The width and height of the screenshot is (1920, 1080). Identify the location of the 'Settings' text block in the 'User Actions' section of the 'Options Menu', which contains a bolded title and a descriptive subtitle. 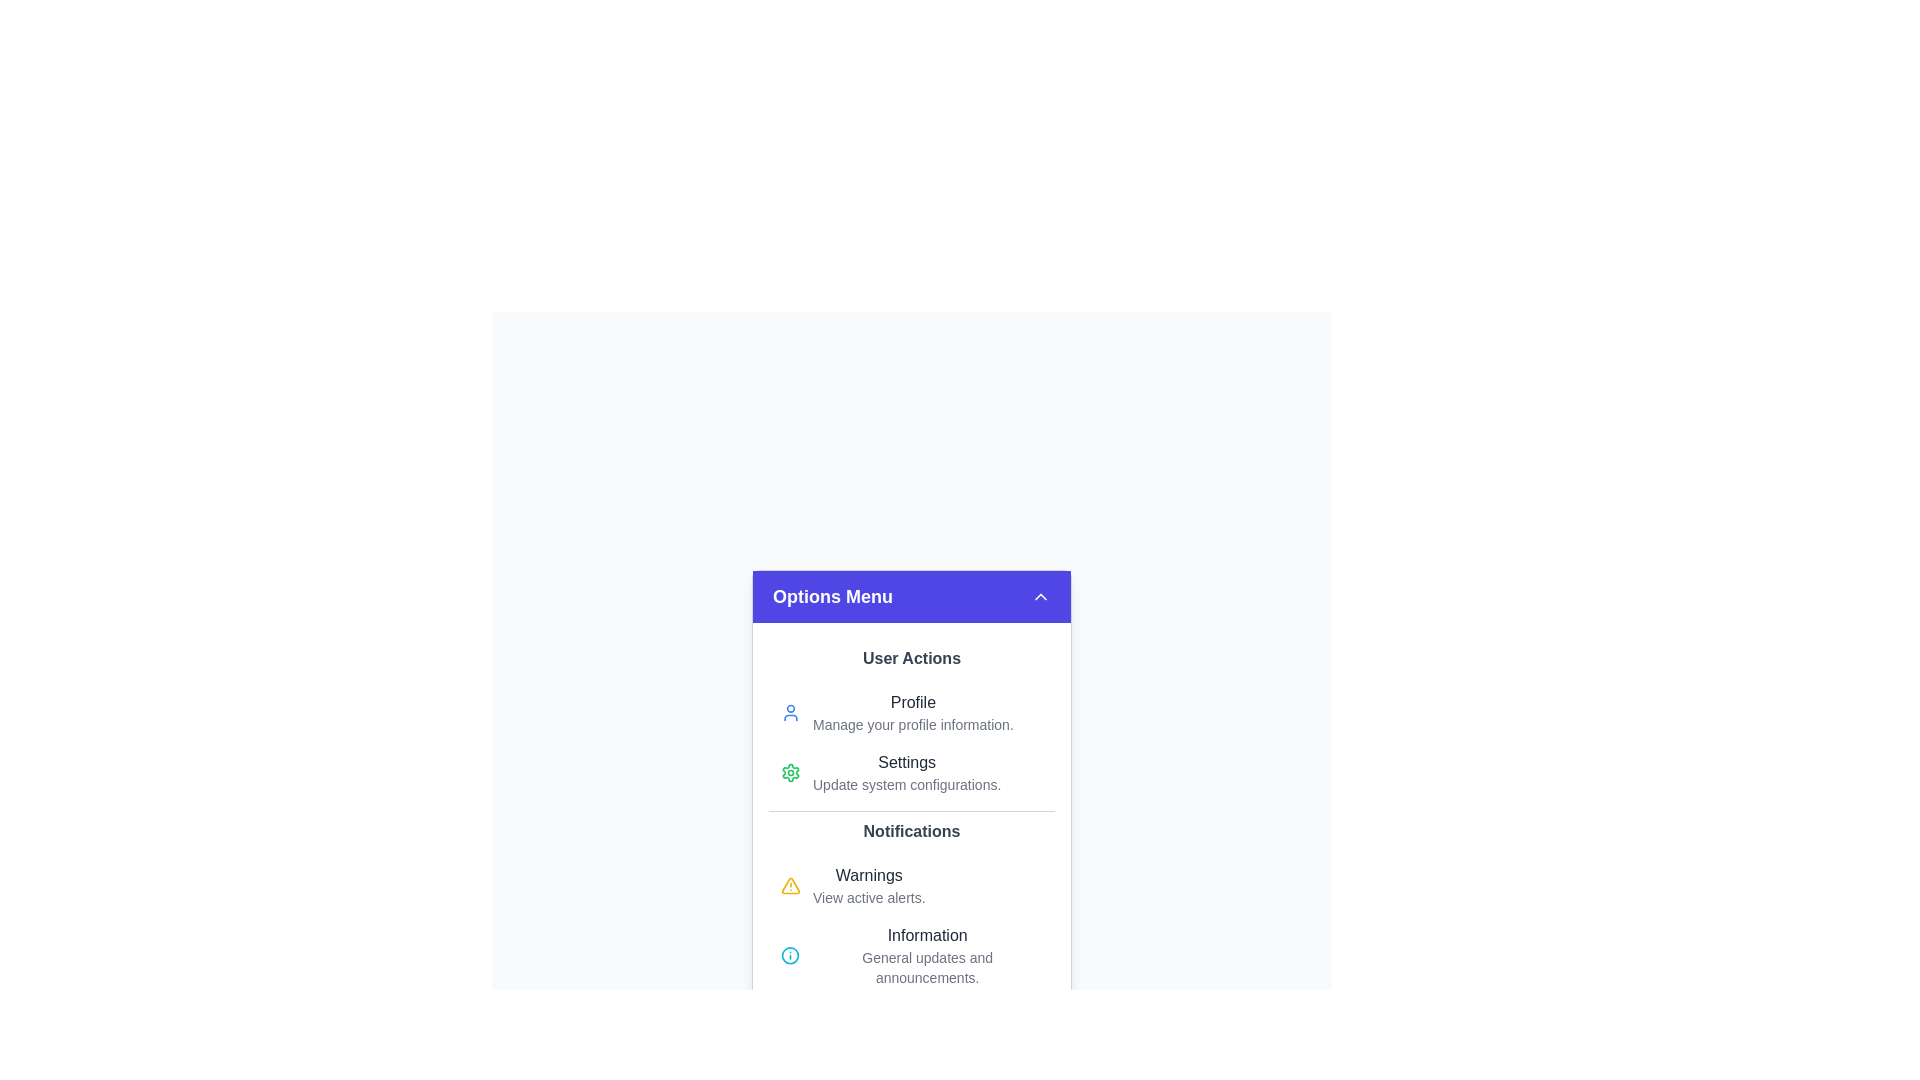
(906, 771).